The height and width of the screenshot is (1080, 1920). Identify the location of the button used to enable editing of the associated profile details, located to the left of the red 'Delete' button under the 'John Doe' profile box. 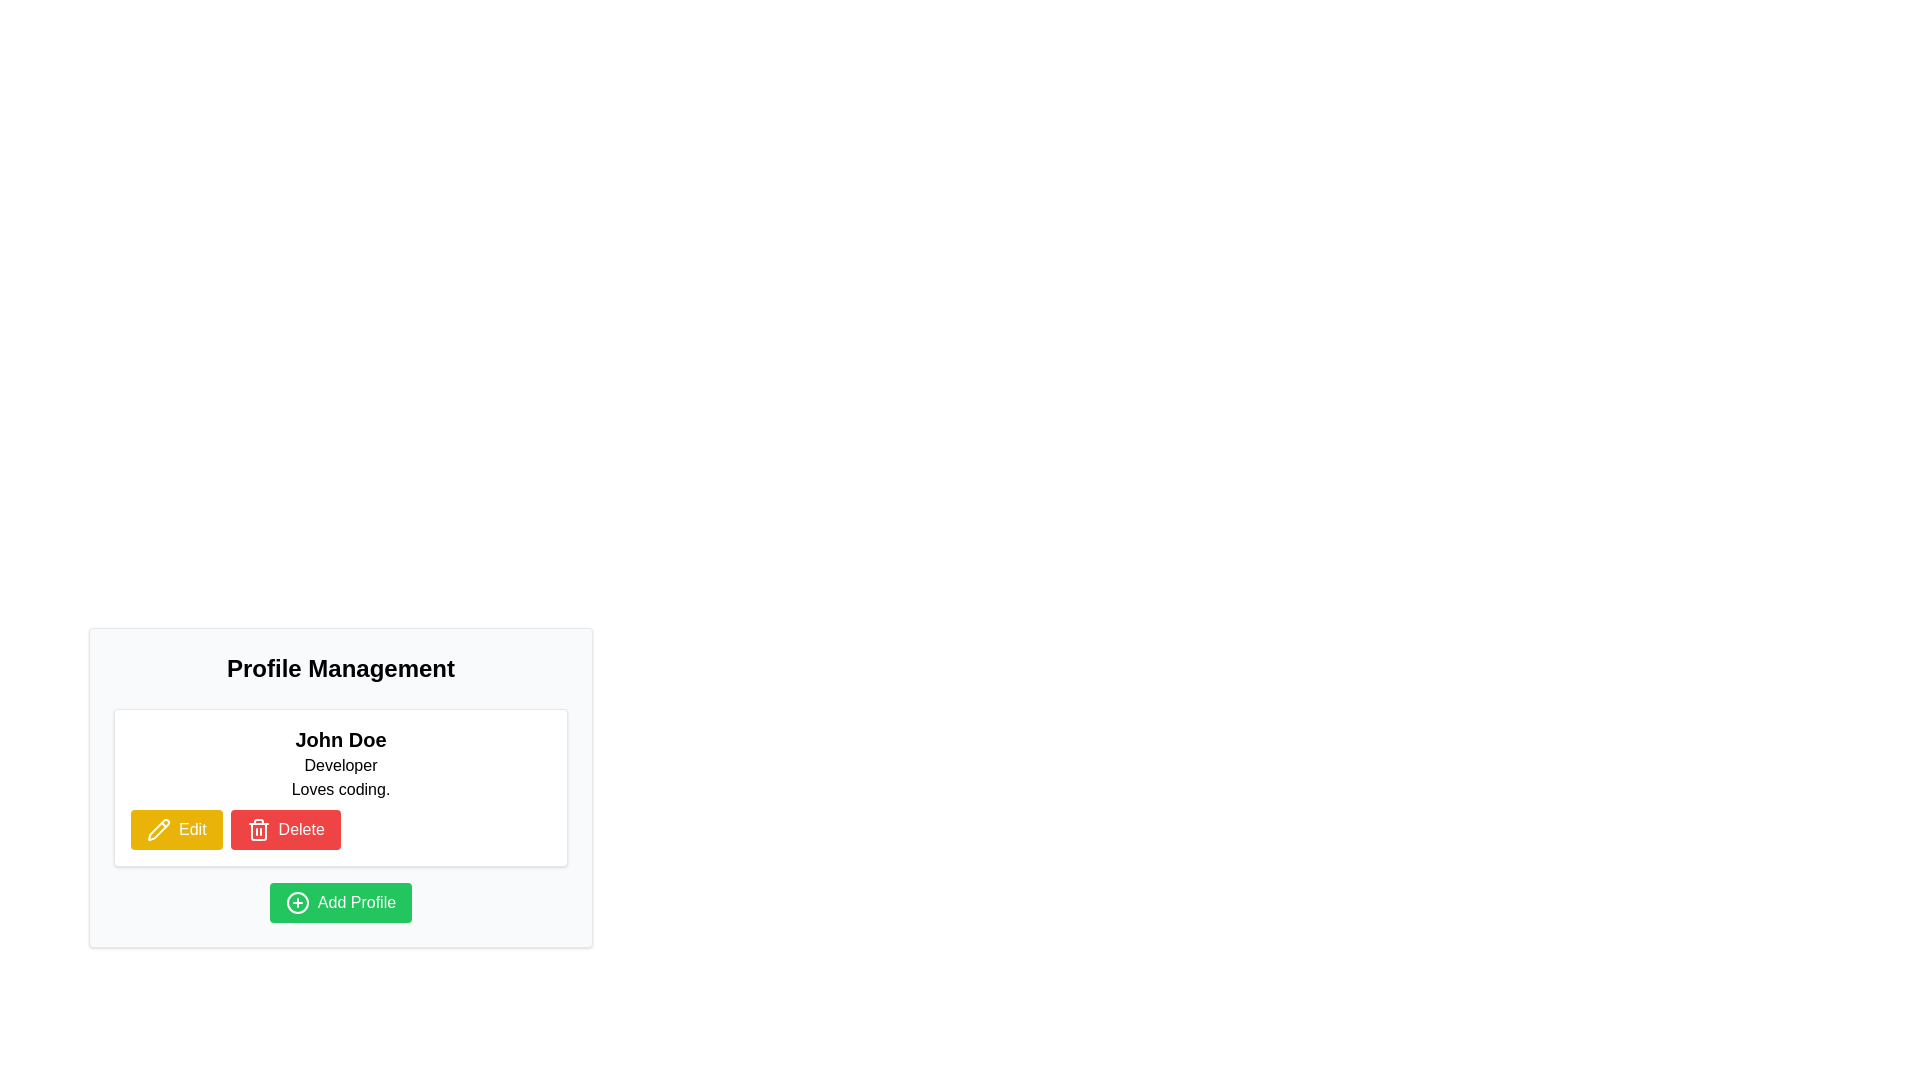
(176, 829).